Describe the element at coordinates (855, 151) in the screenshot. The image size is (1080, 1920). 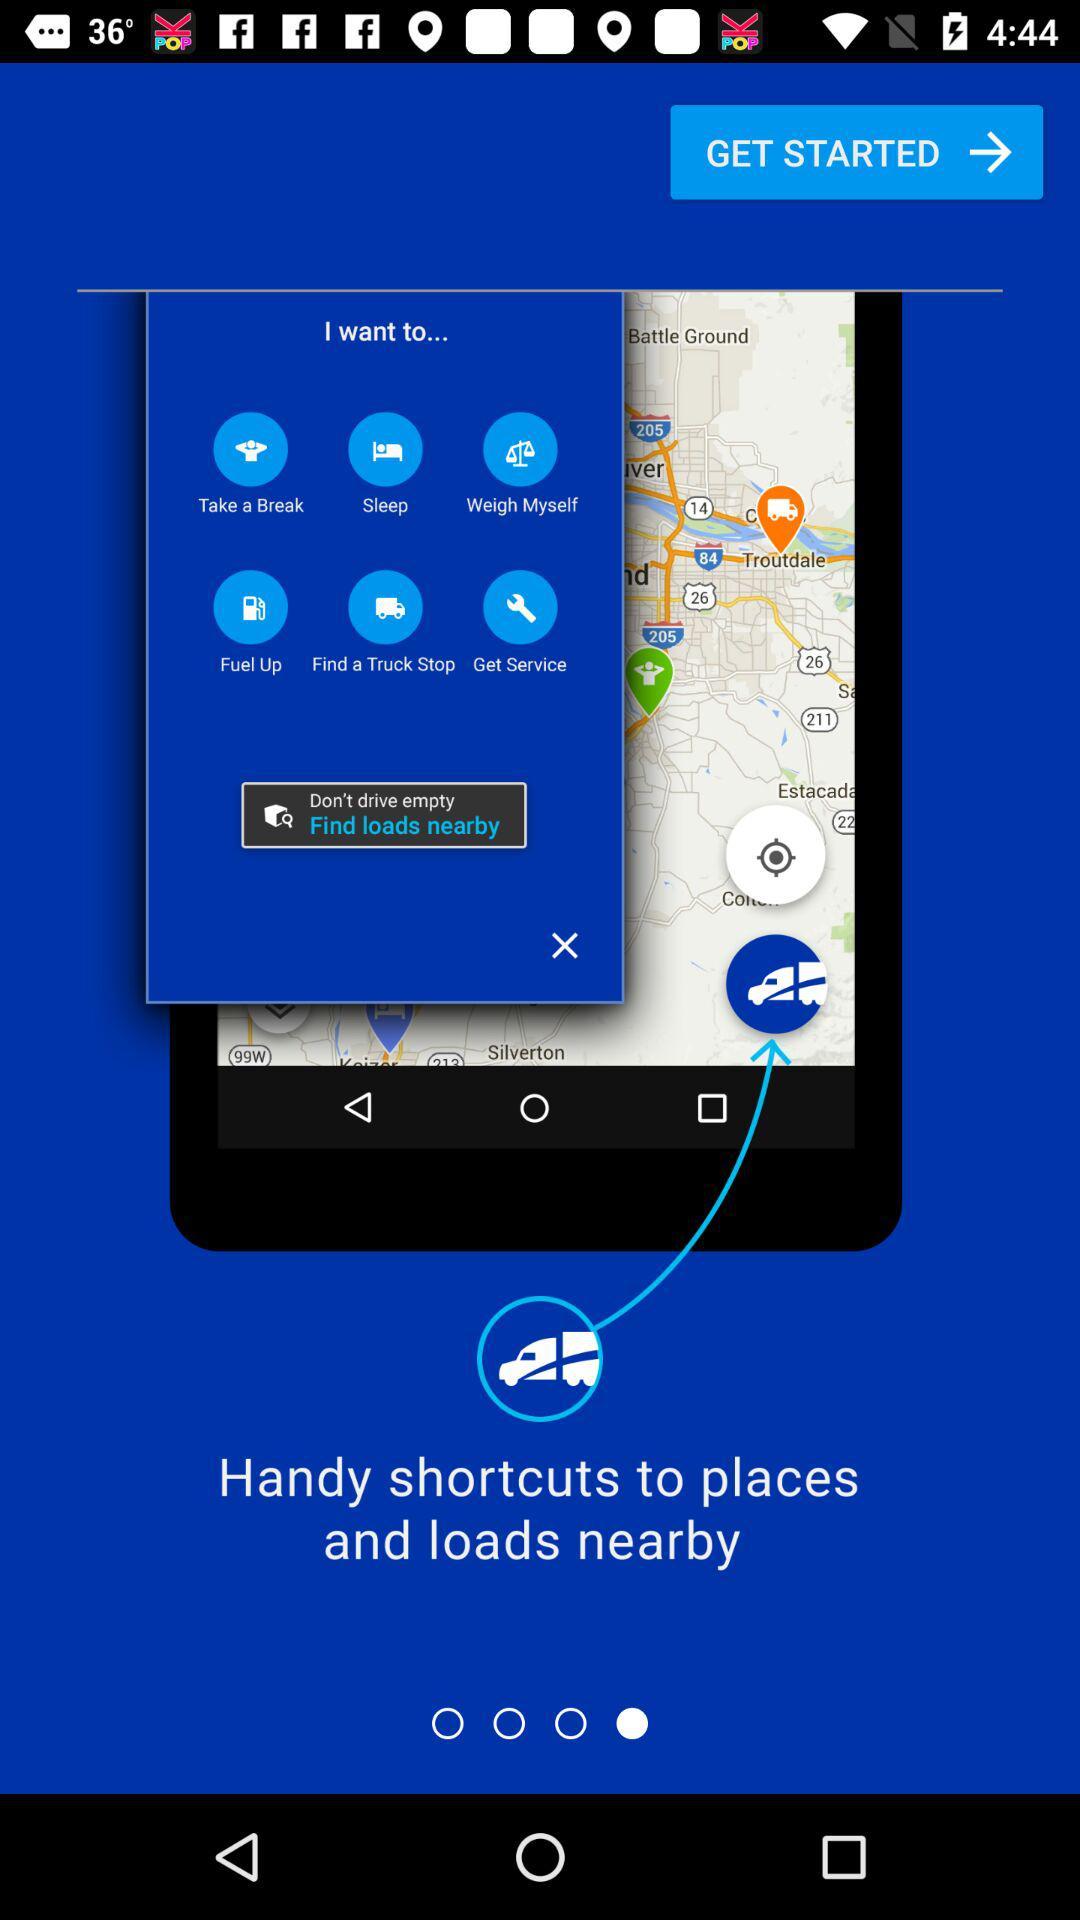
I see `the get started` at that location.